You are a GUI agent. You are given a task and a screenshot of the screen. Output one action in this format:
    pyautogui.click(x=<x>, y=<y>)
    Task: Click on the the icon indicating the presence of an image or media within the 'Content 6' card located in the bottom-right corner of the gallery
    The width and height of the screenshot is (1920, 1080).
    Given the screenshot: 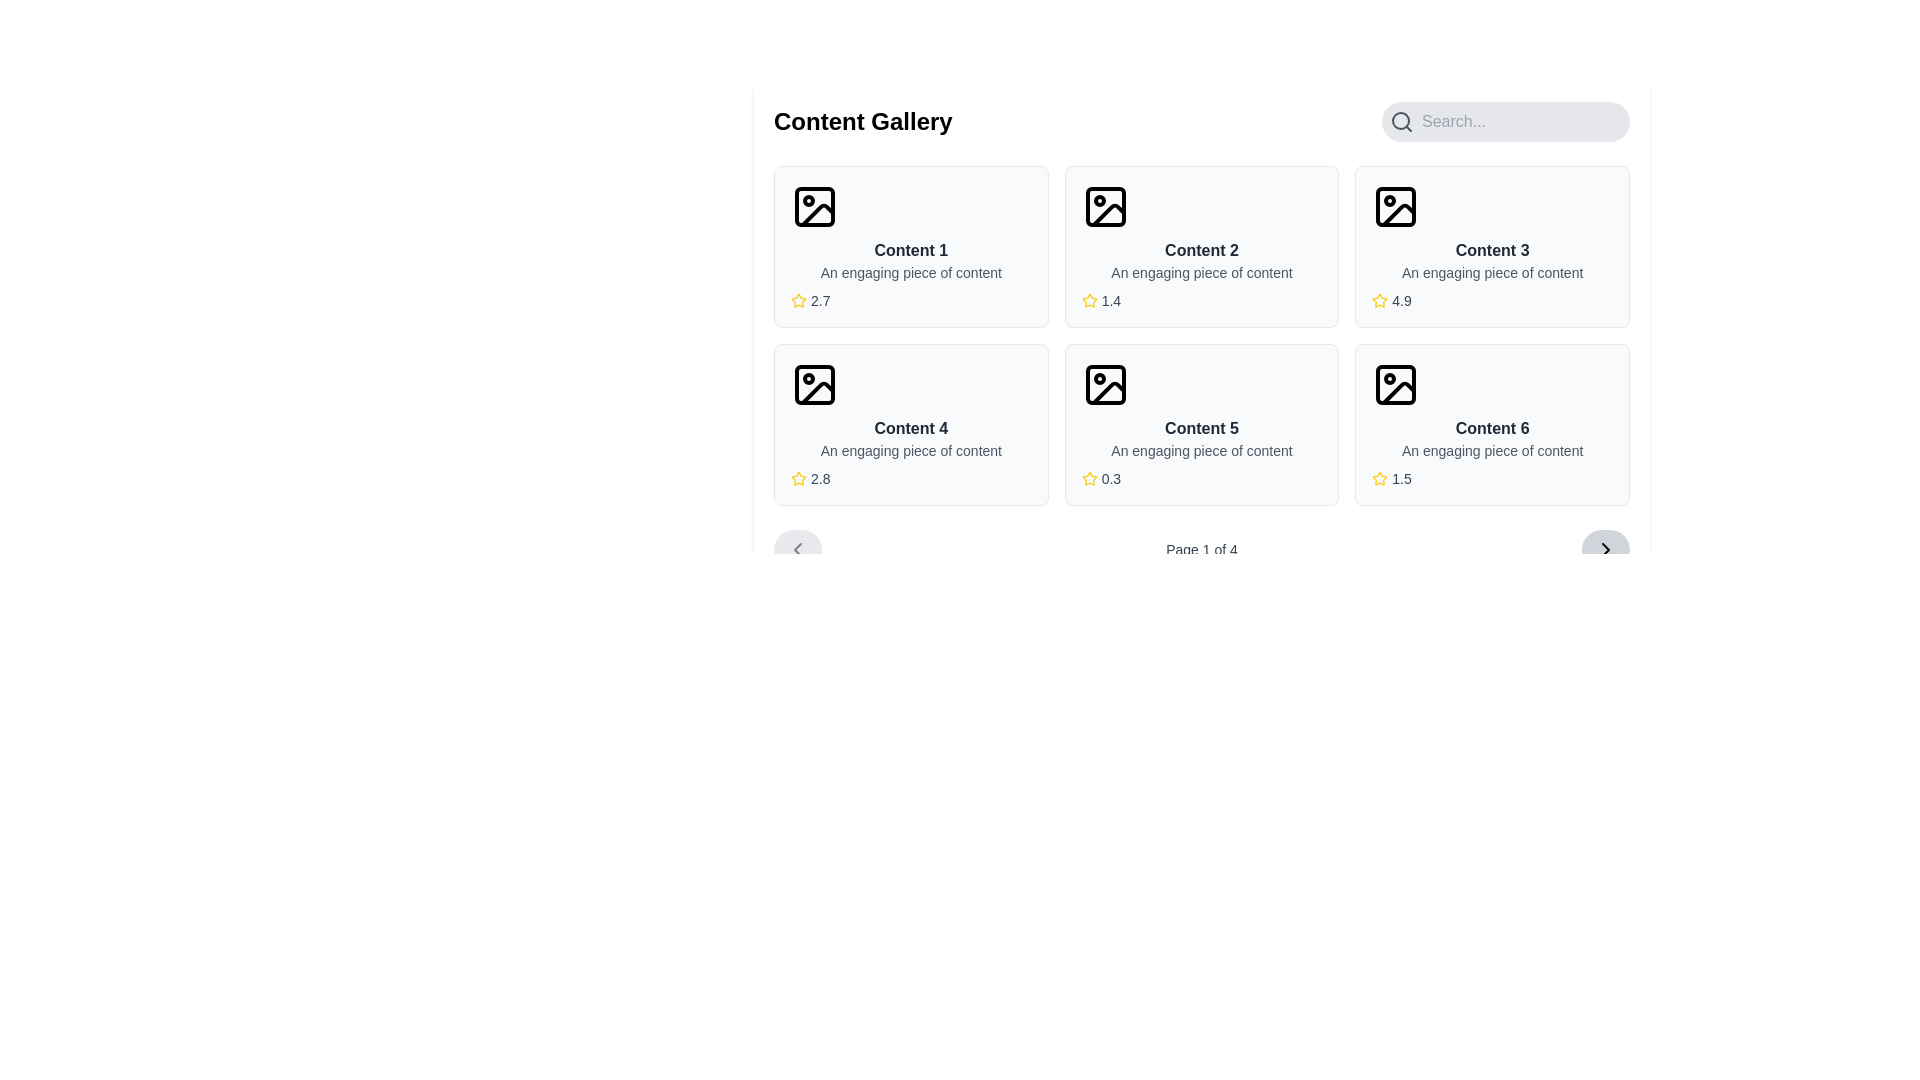 What is the action you would take?
    pyautogui.click(x=1395, y=385)
    